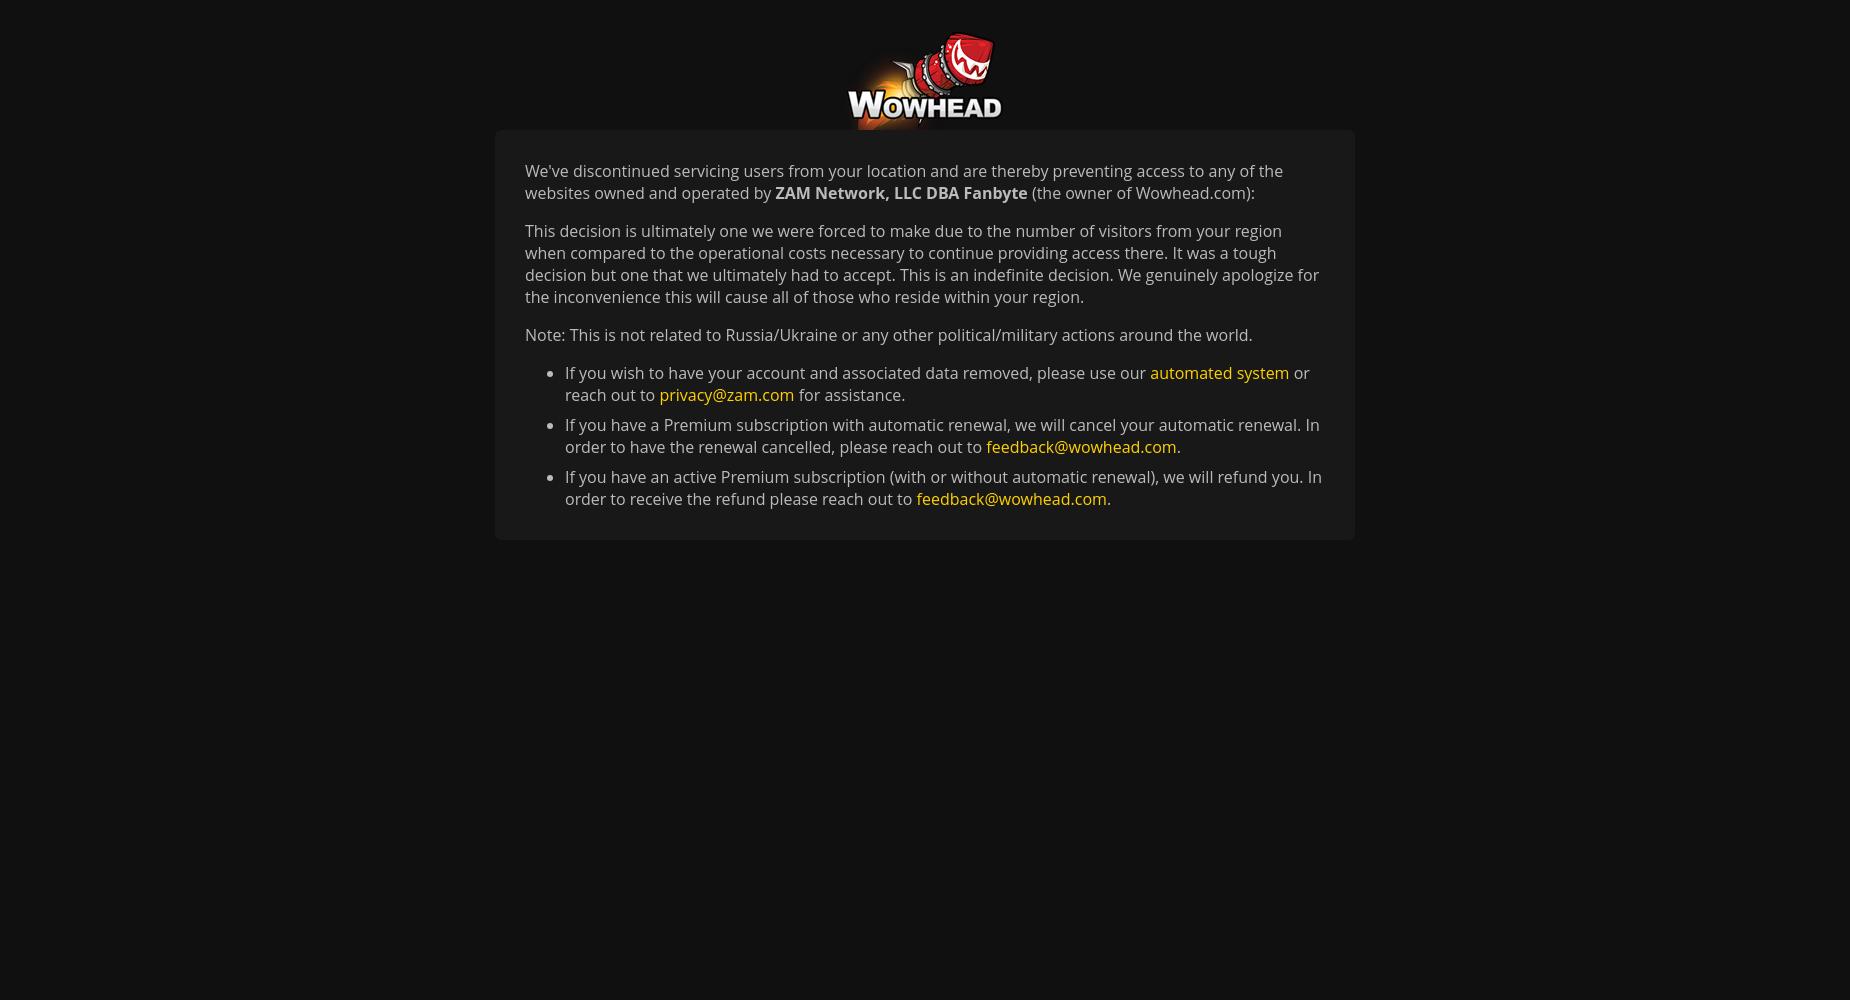  What do you see at coordinates (942, 487) in the screenshot?
I see `'If you have an active Premium subscription (with or without automatic renewal), we will refund you. In order to receive the refund please reach out to'` at bounding box center [942, 487].